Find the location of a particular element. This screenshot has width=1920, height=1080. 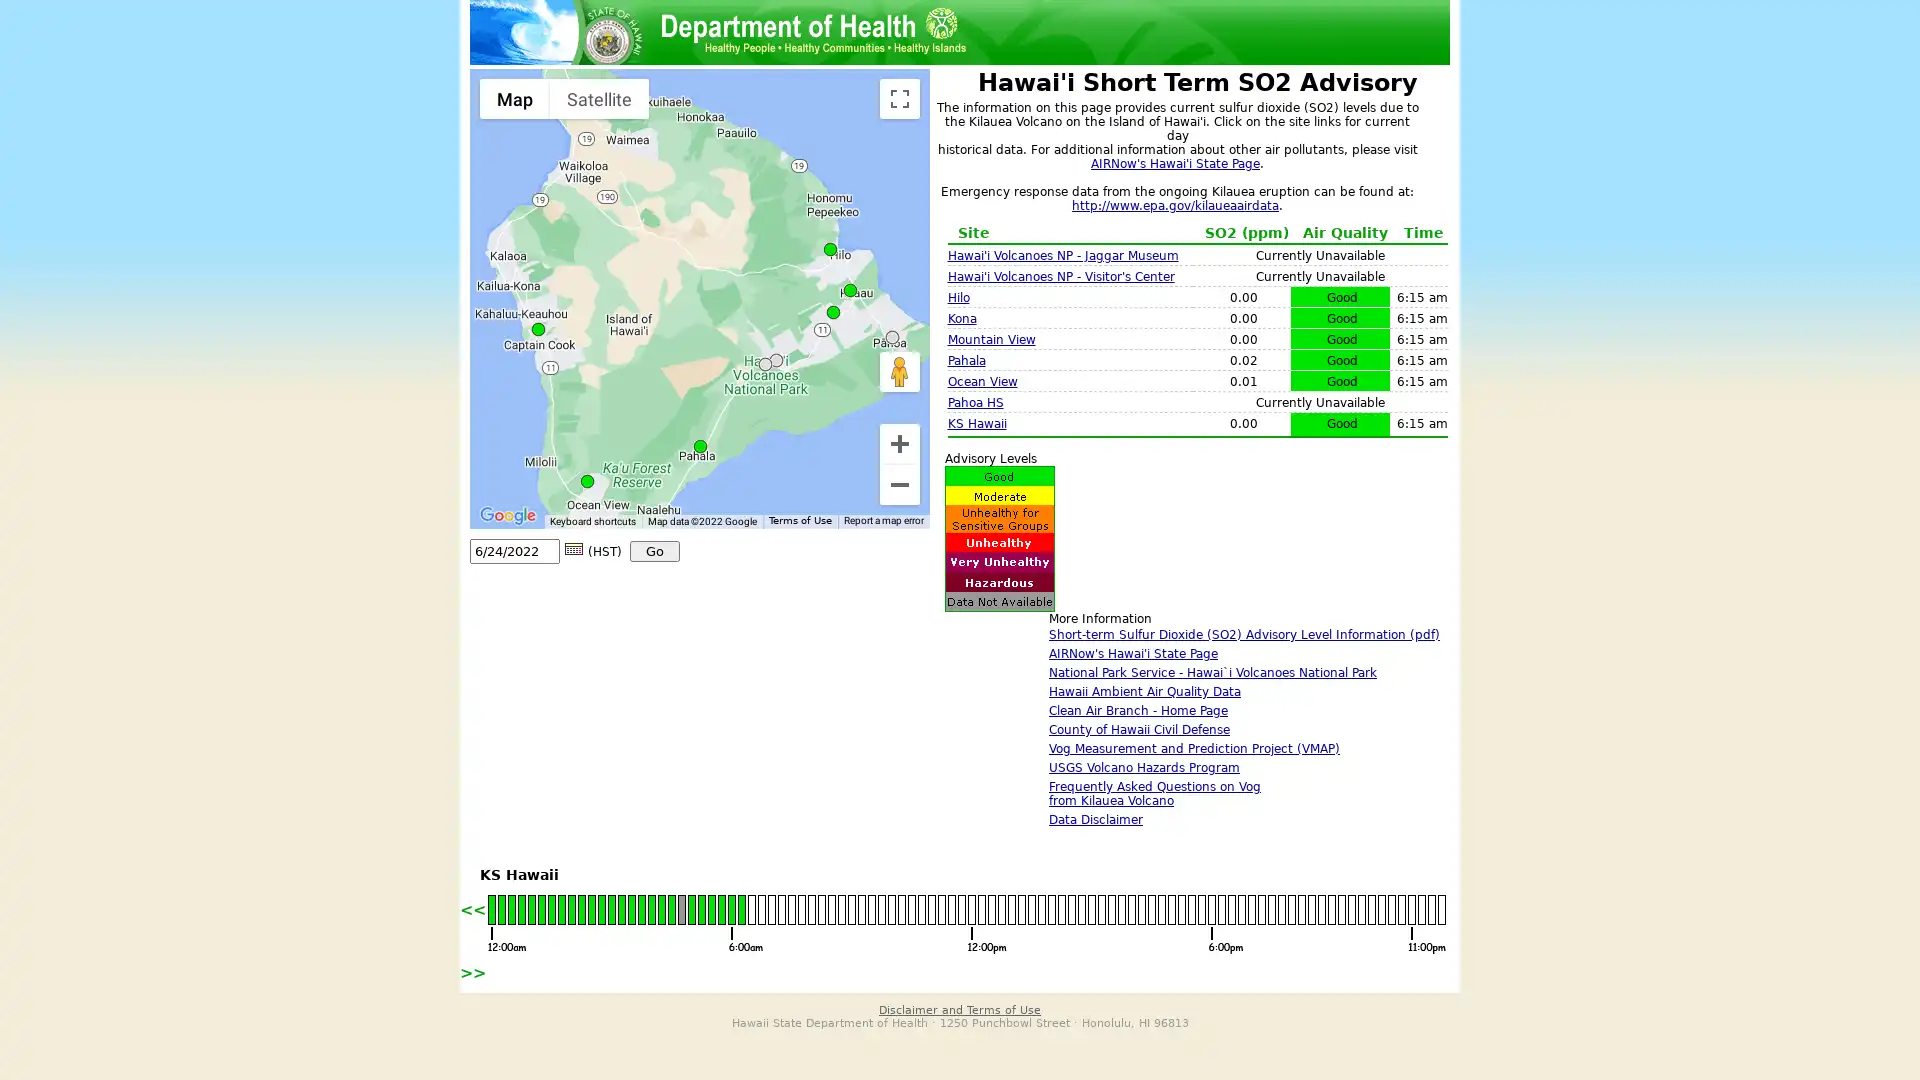

Zoom out is located at coordinates (899, 485).